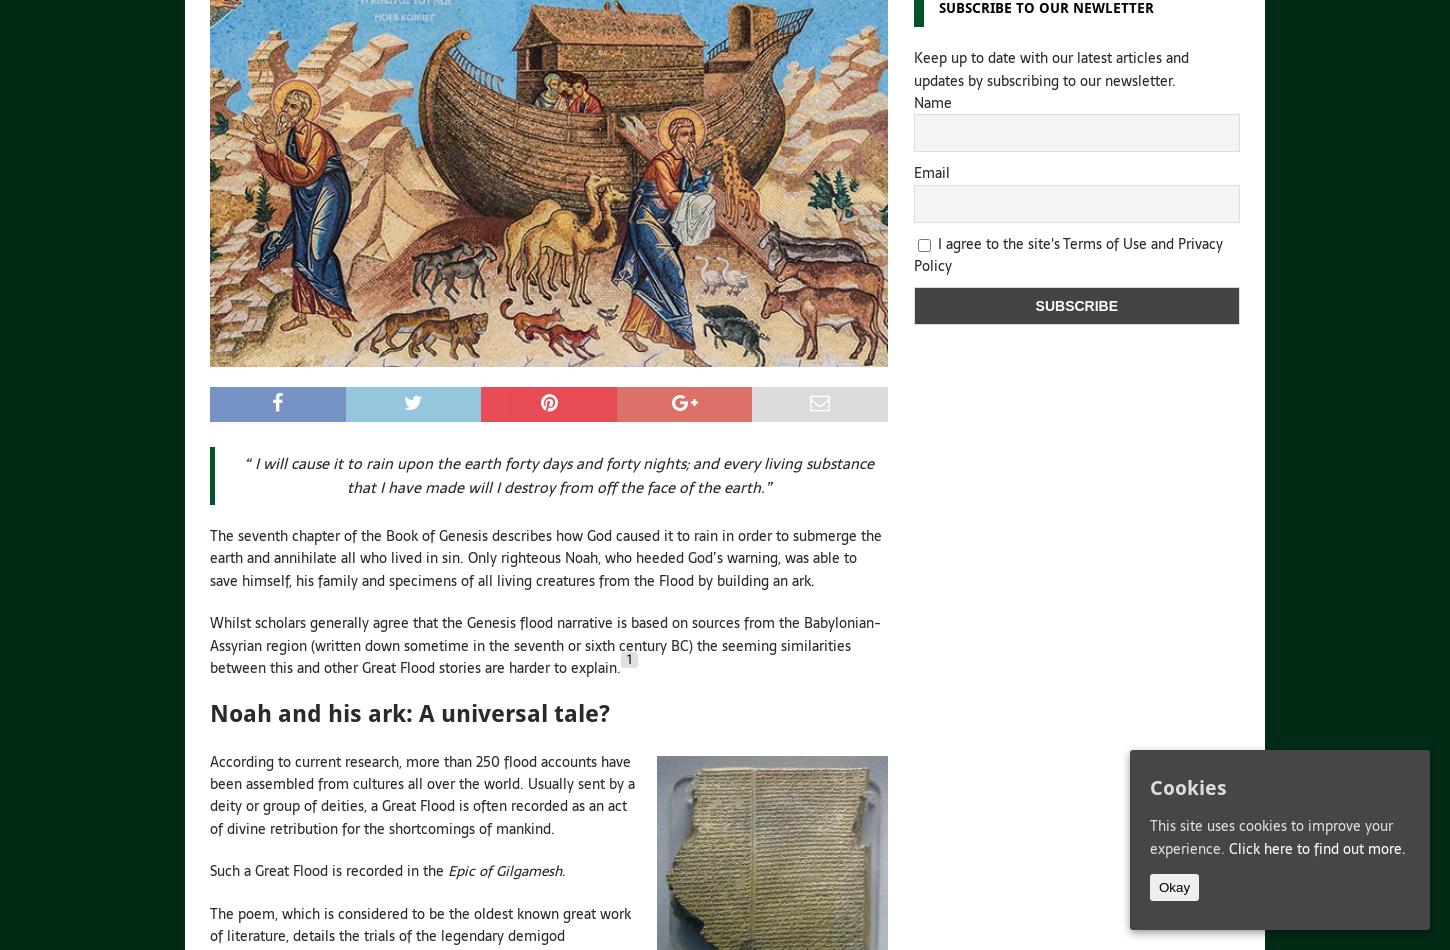  I want to click on 'Click here to find out more.', so click(1317, 846).